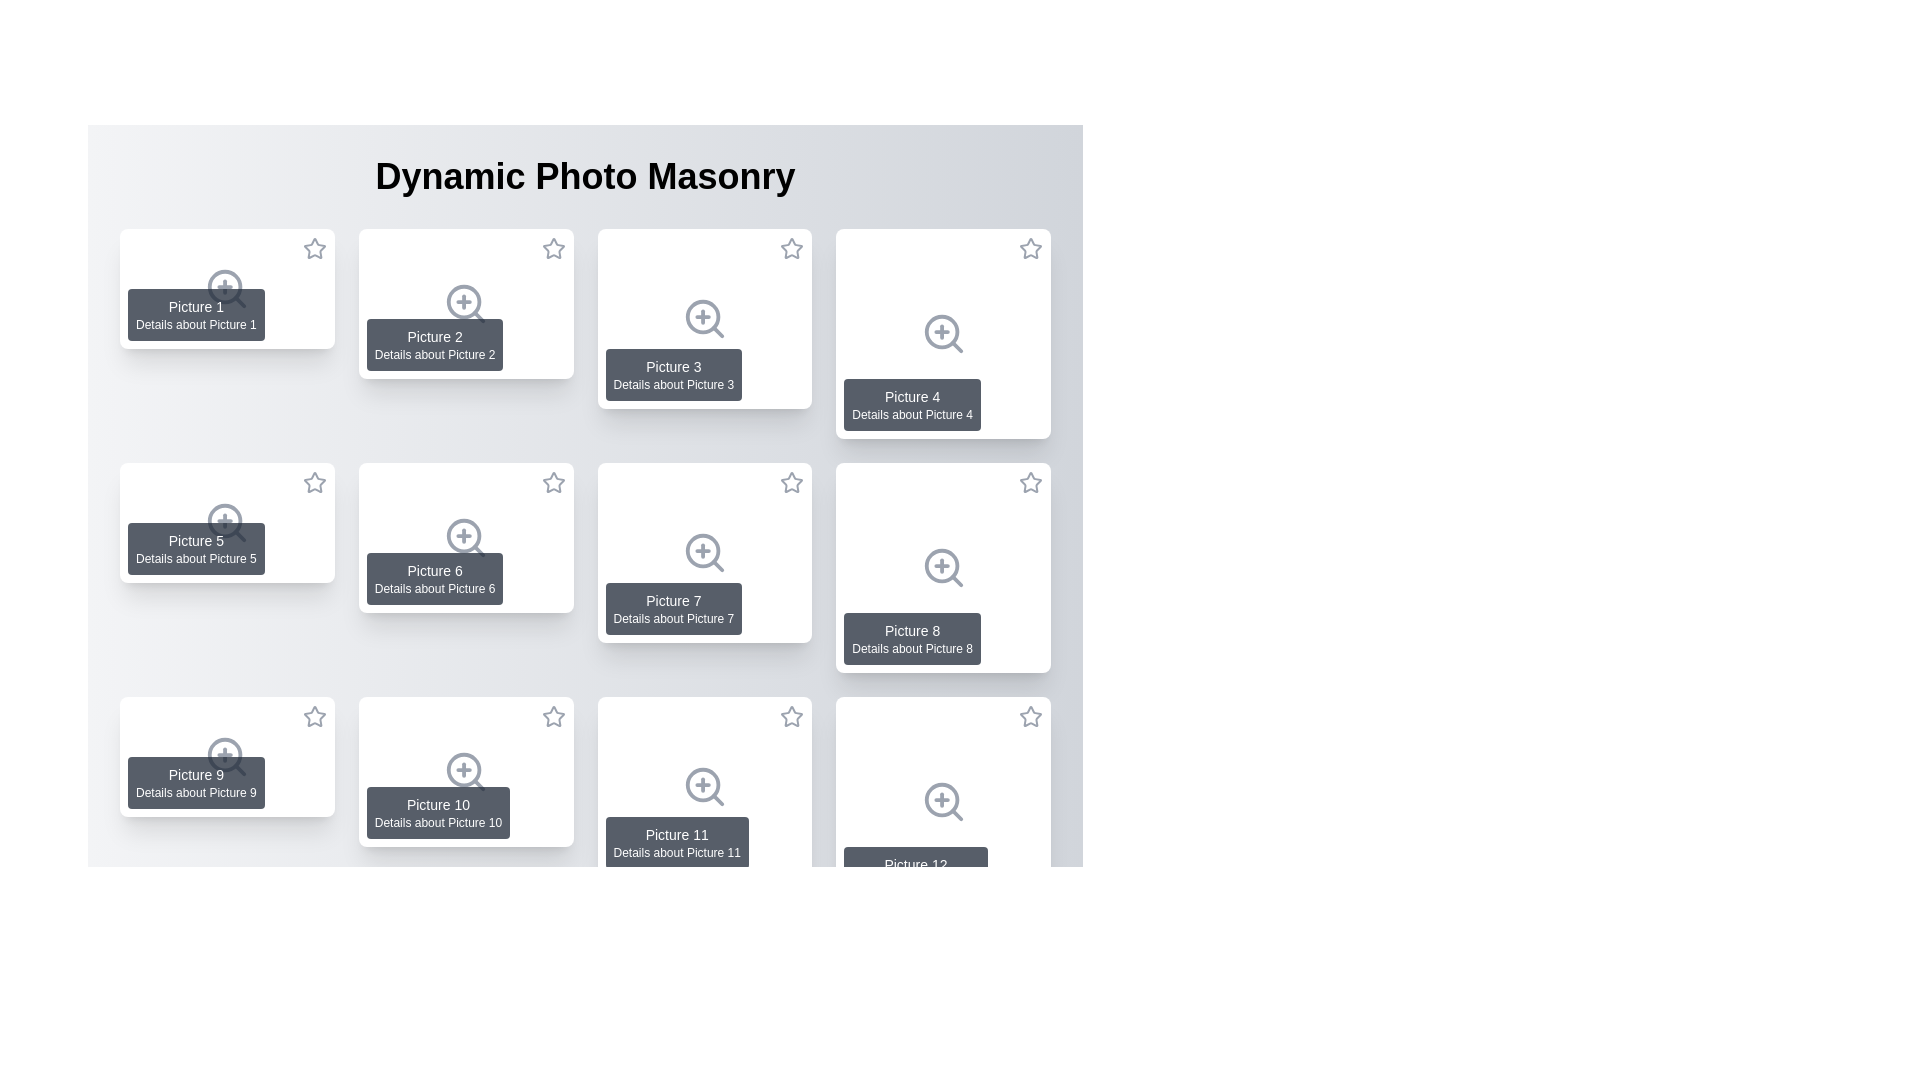 The image size is (1920, 1080). What do you see at coordinates (196, 323) in the screenshot?
I see `descriptive text label located directly below the text 'Picture 1', which provides additional information about the image` at bounding box center [196, 323].